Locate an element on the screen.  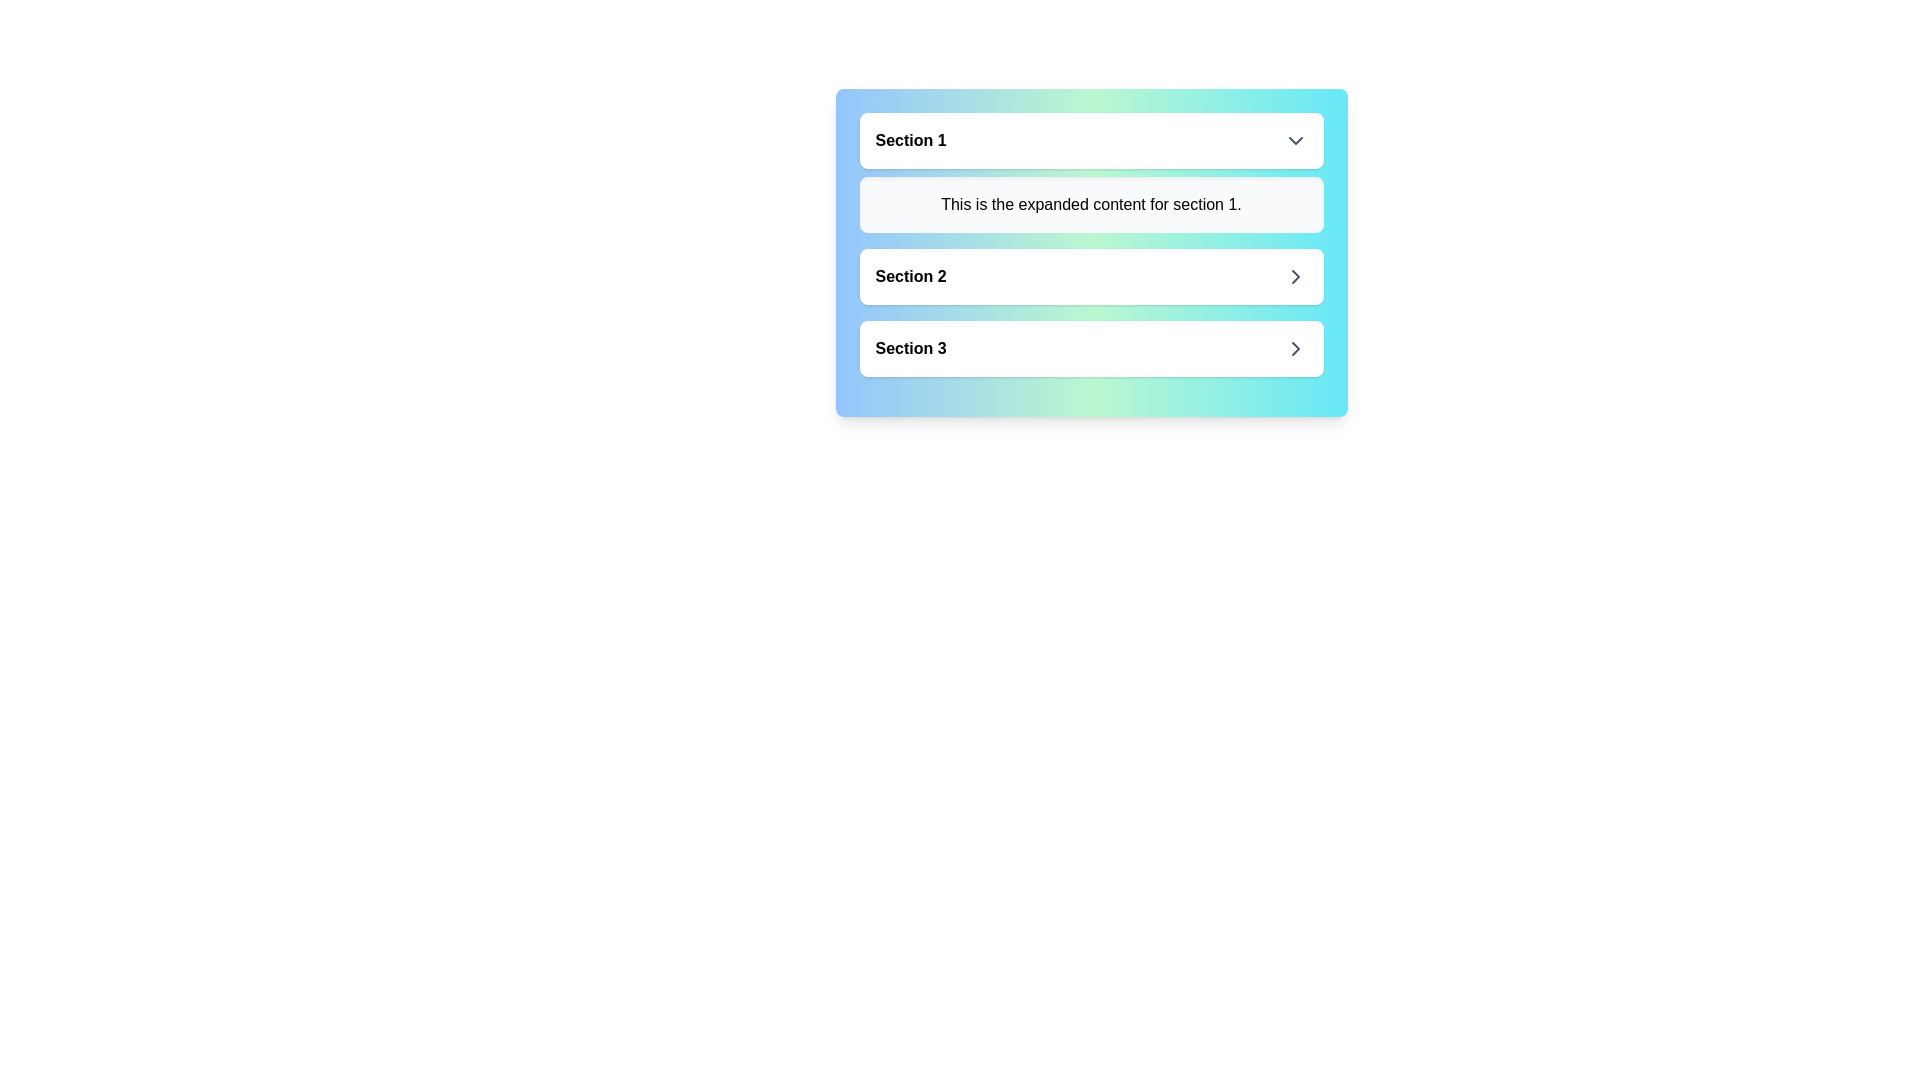
the Expandable section header to enable keyboard interaction is located at coordinates (1090, 140).